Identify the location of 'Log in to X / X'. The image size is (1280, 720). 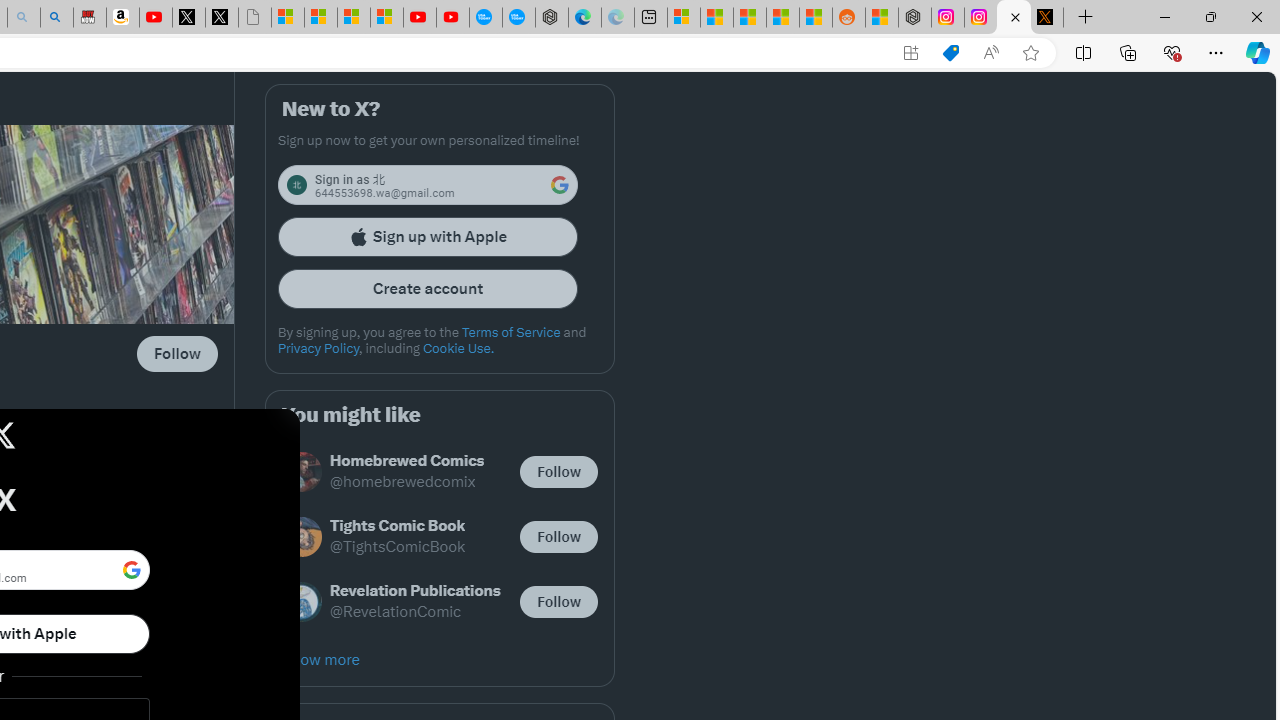
(1014, 17).